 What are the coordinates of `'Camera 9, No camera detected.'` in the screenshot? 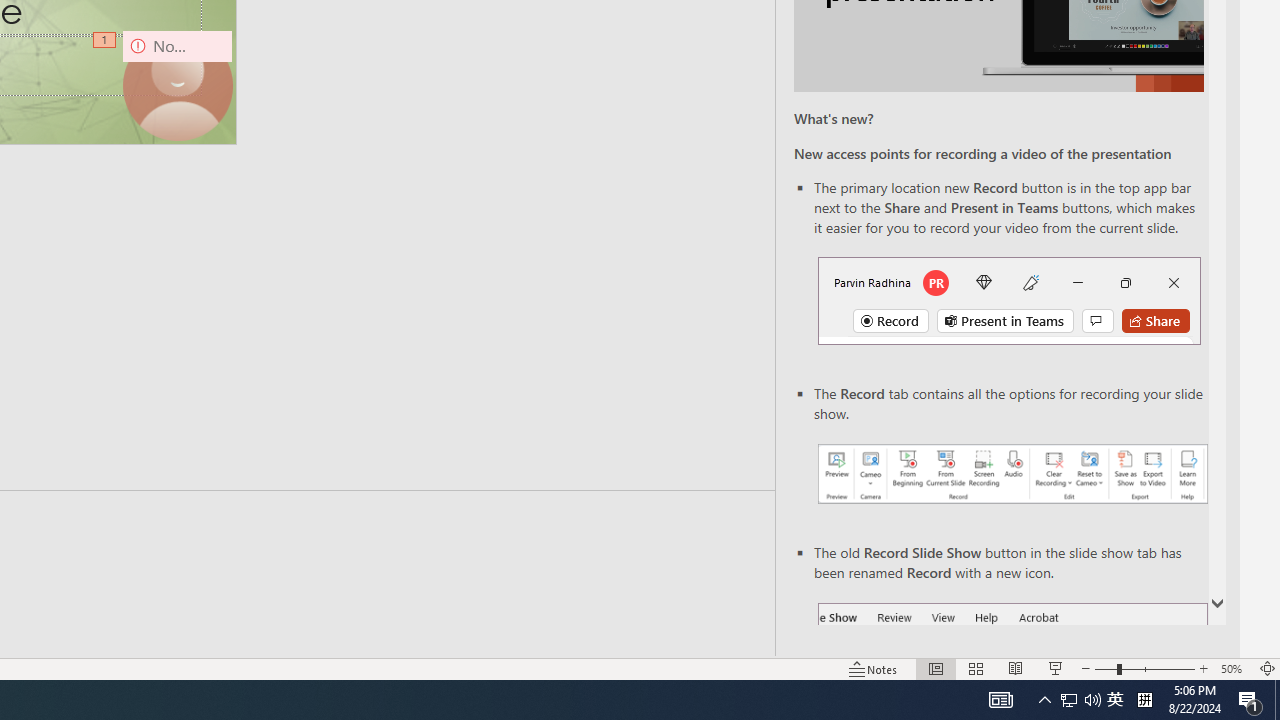 It's located at (177, 84).